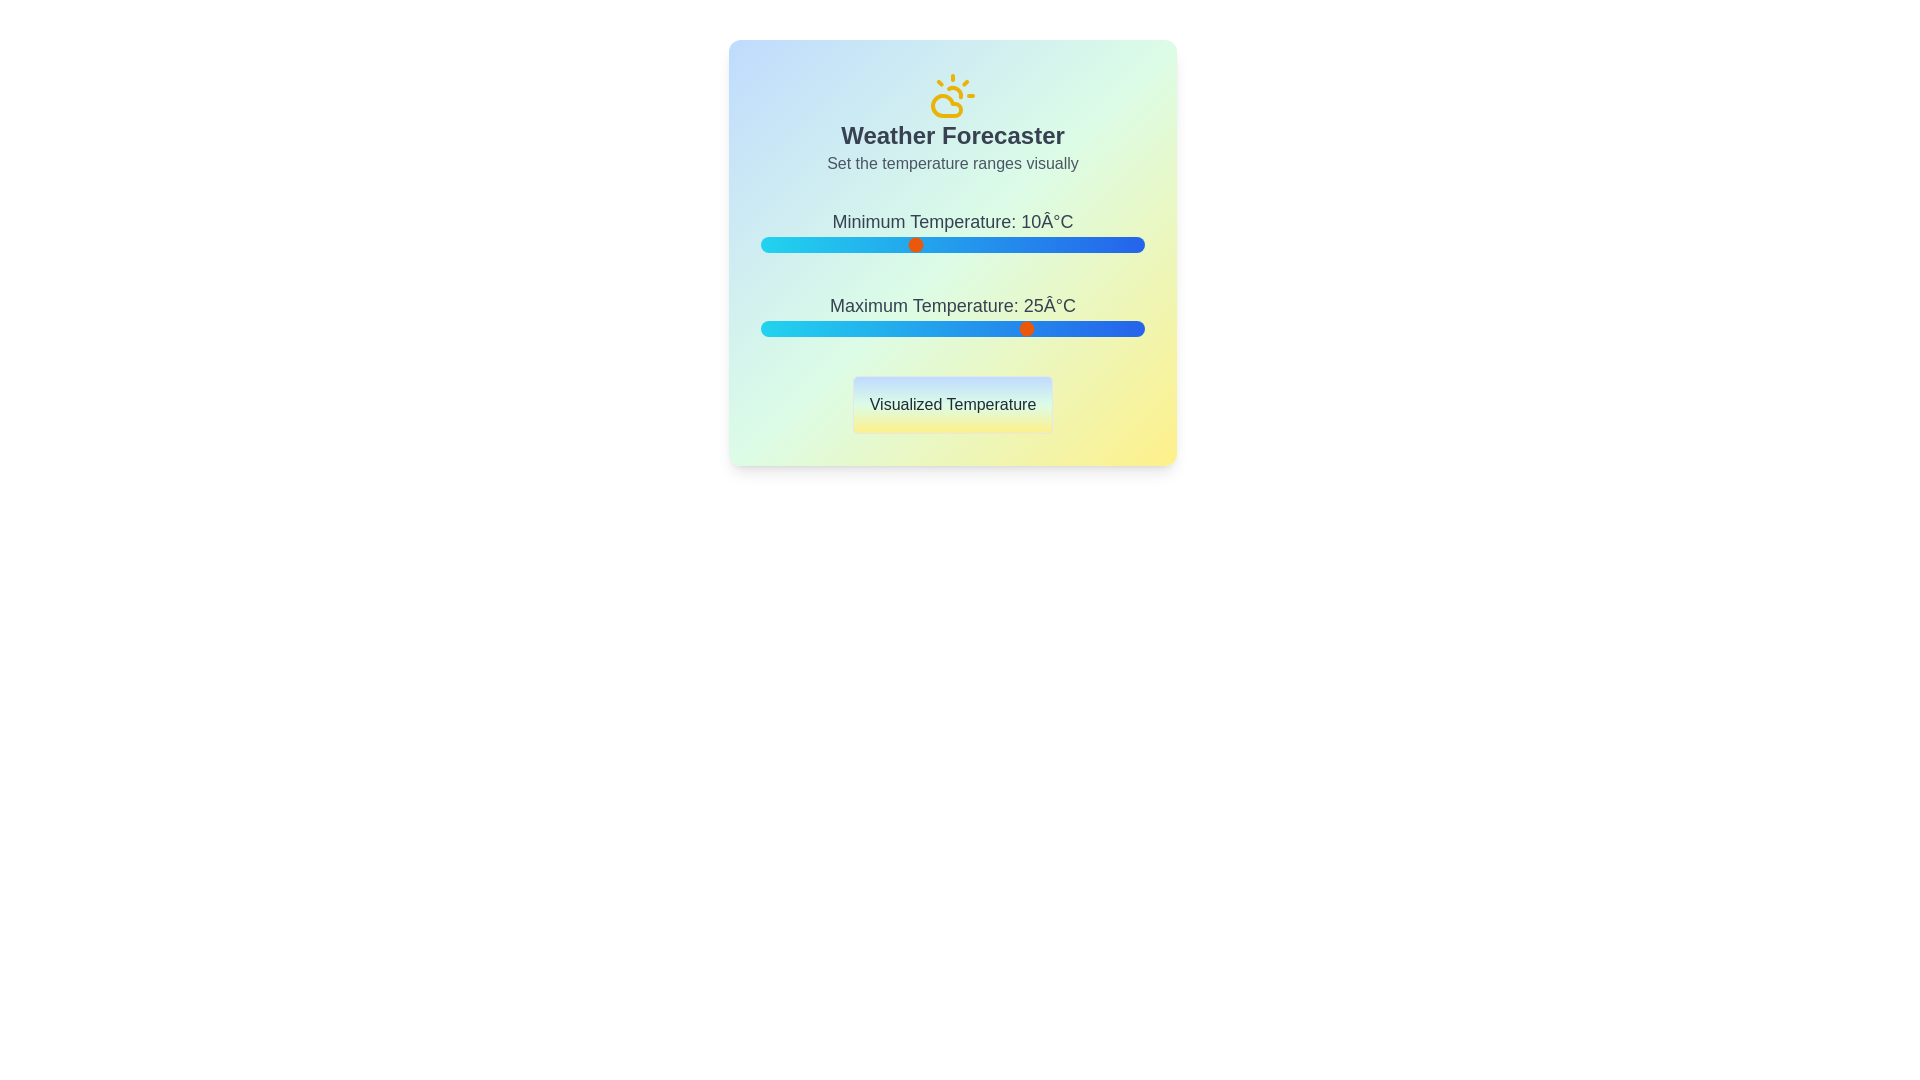 The image size is (1920, 1080). I want to click on the maximum temperature slider to 9°C, so click(906, 327).